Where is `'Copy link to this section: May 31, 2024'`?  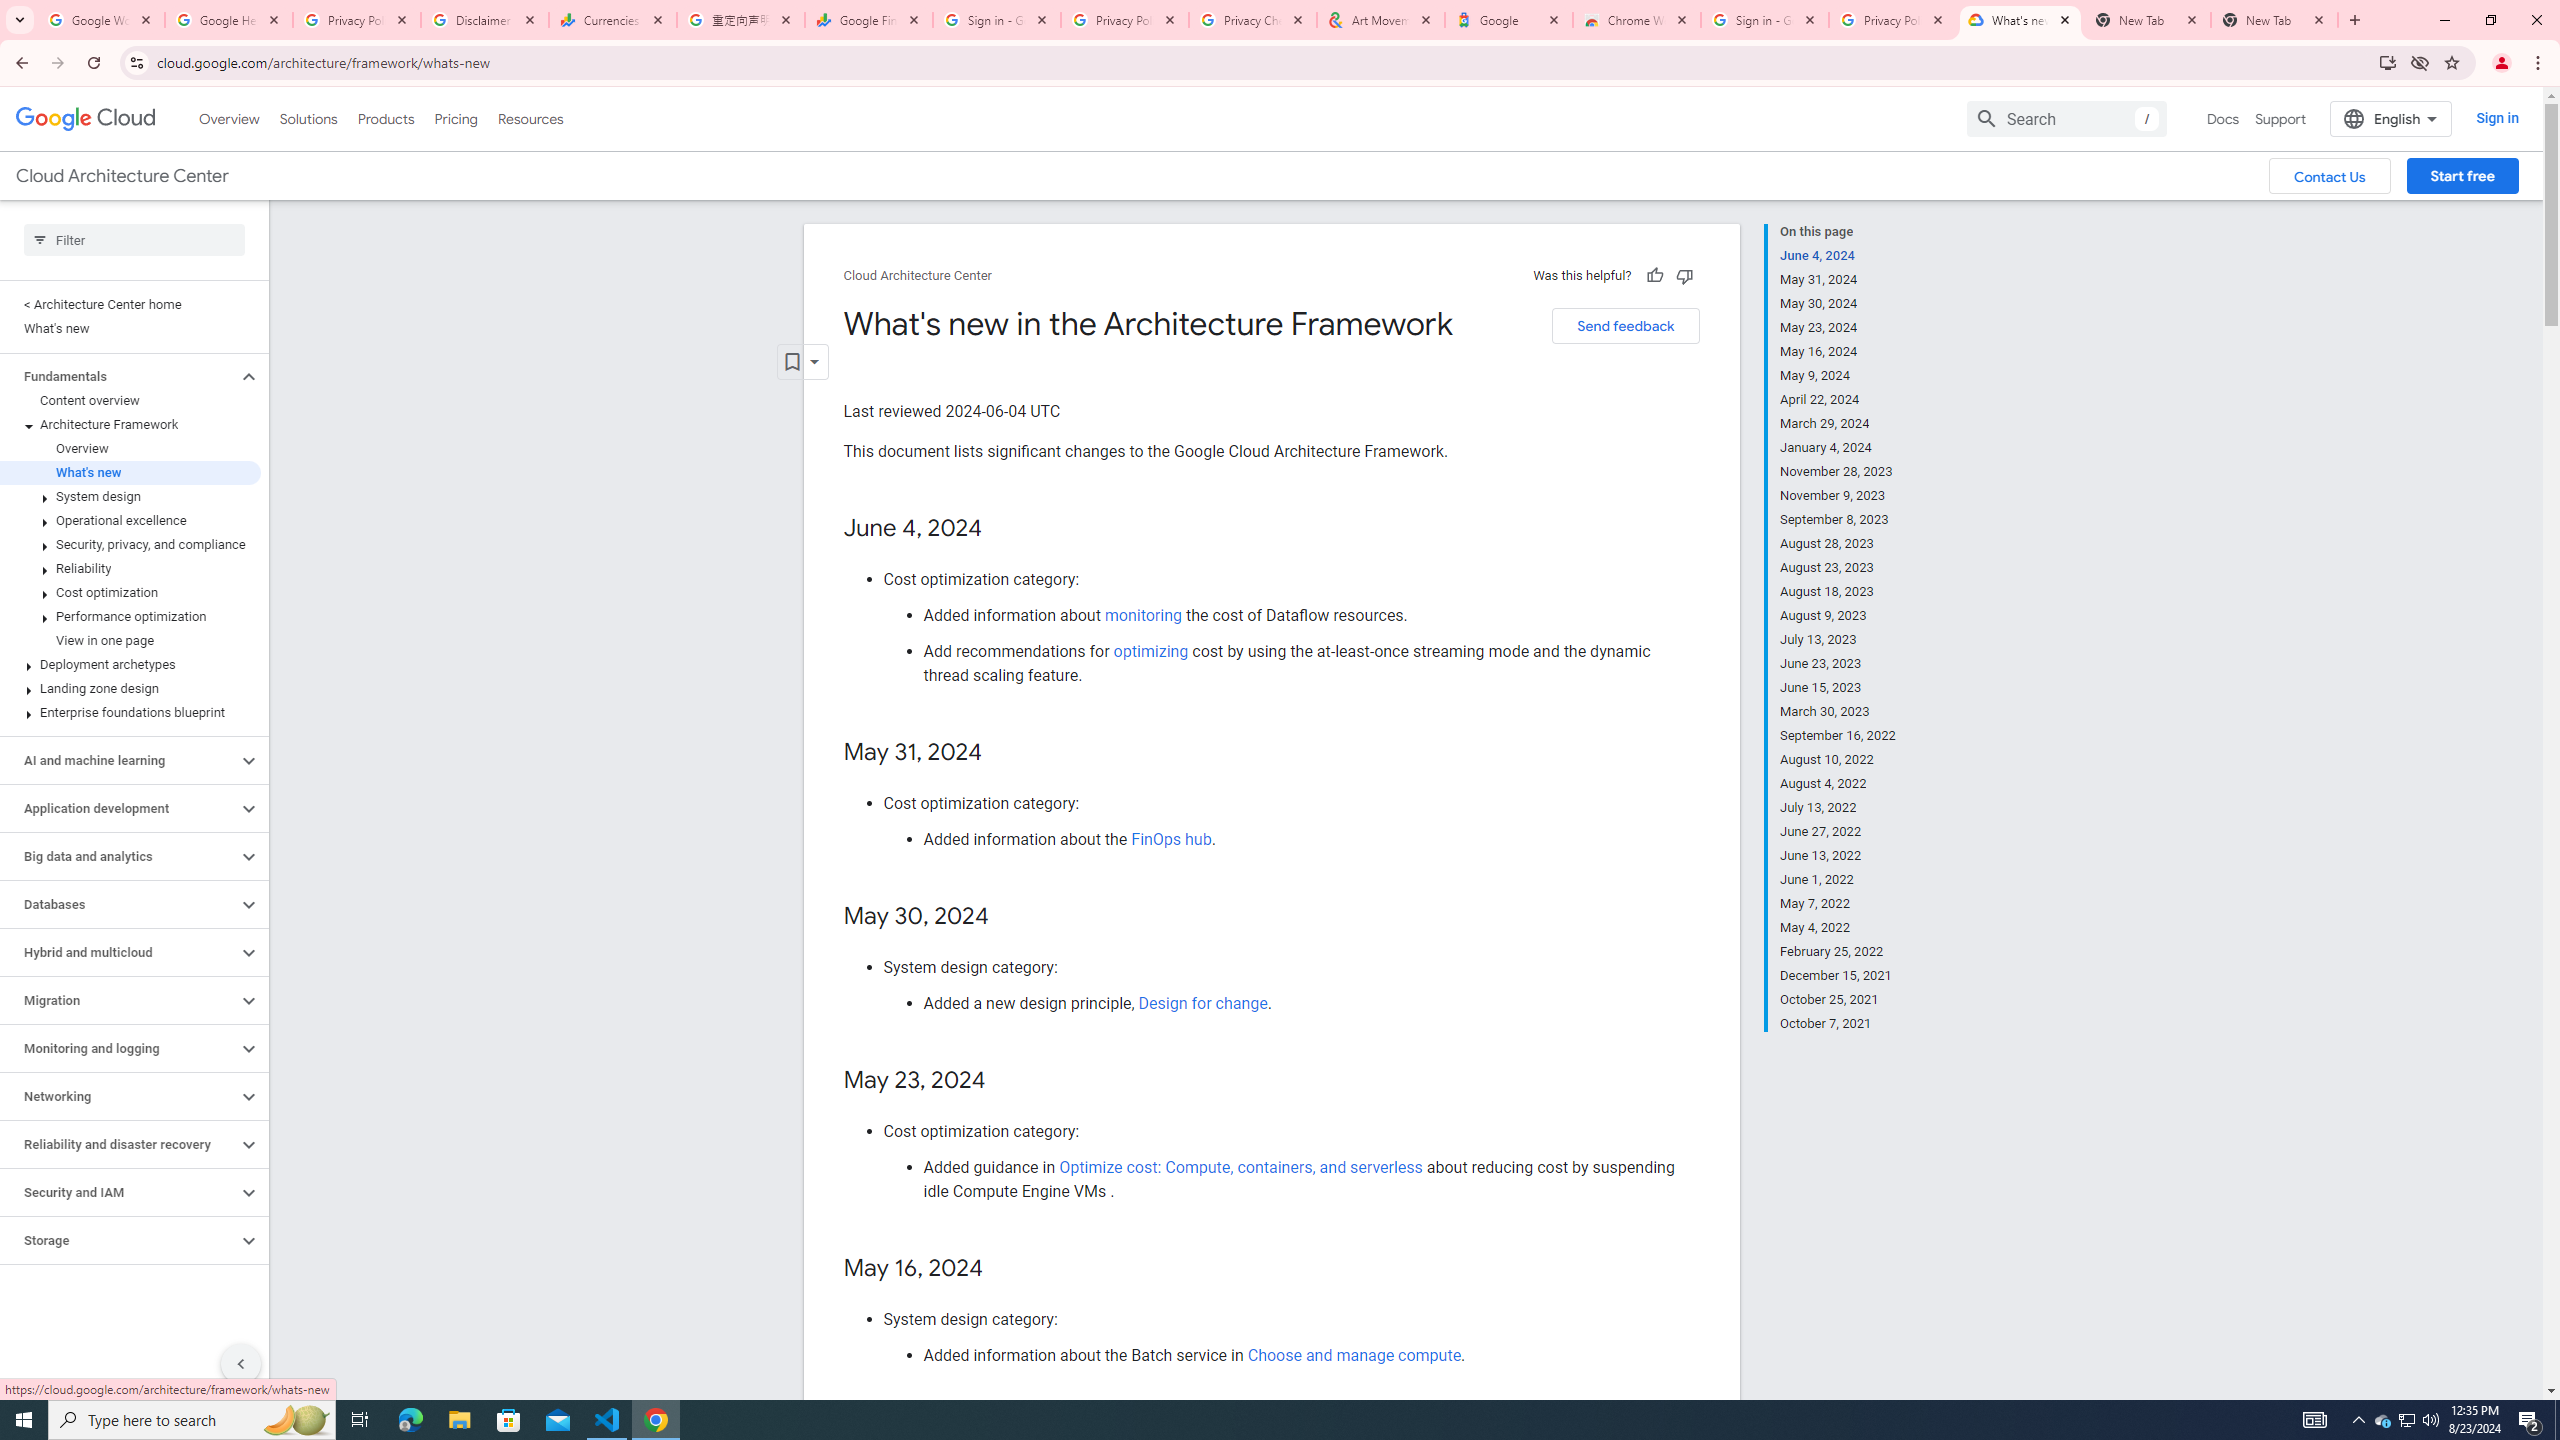 'Copy link to this section: May 31, 2024' is located at coordinates (1002, 752).